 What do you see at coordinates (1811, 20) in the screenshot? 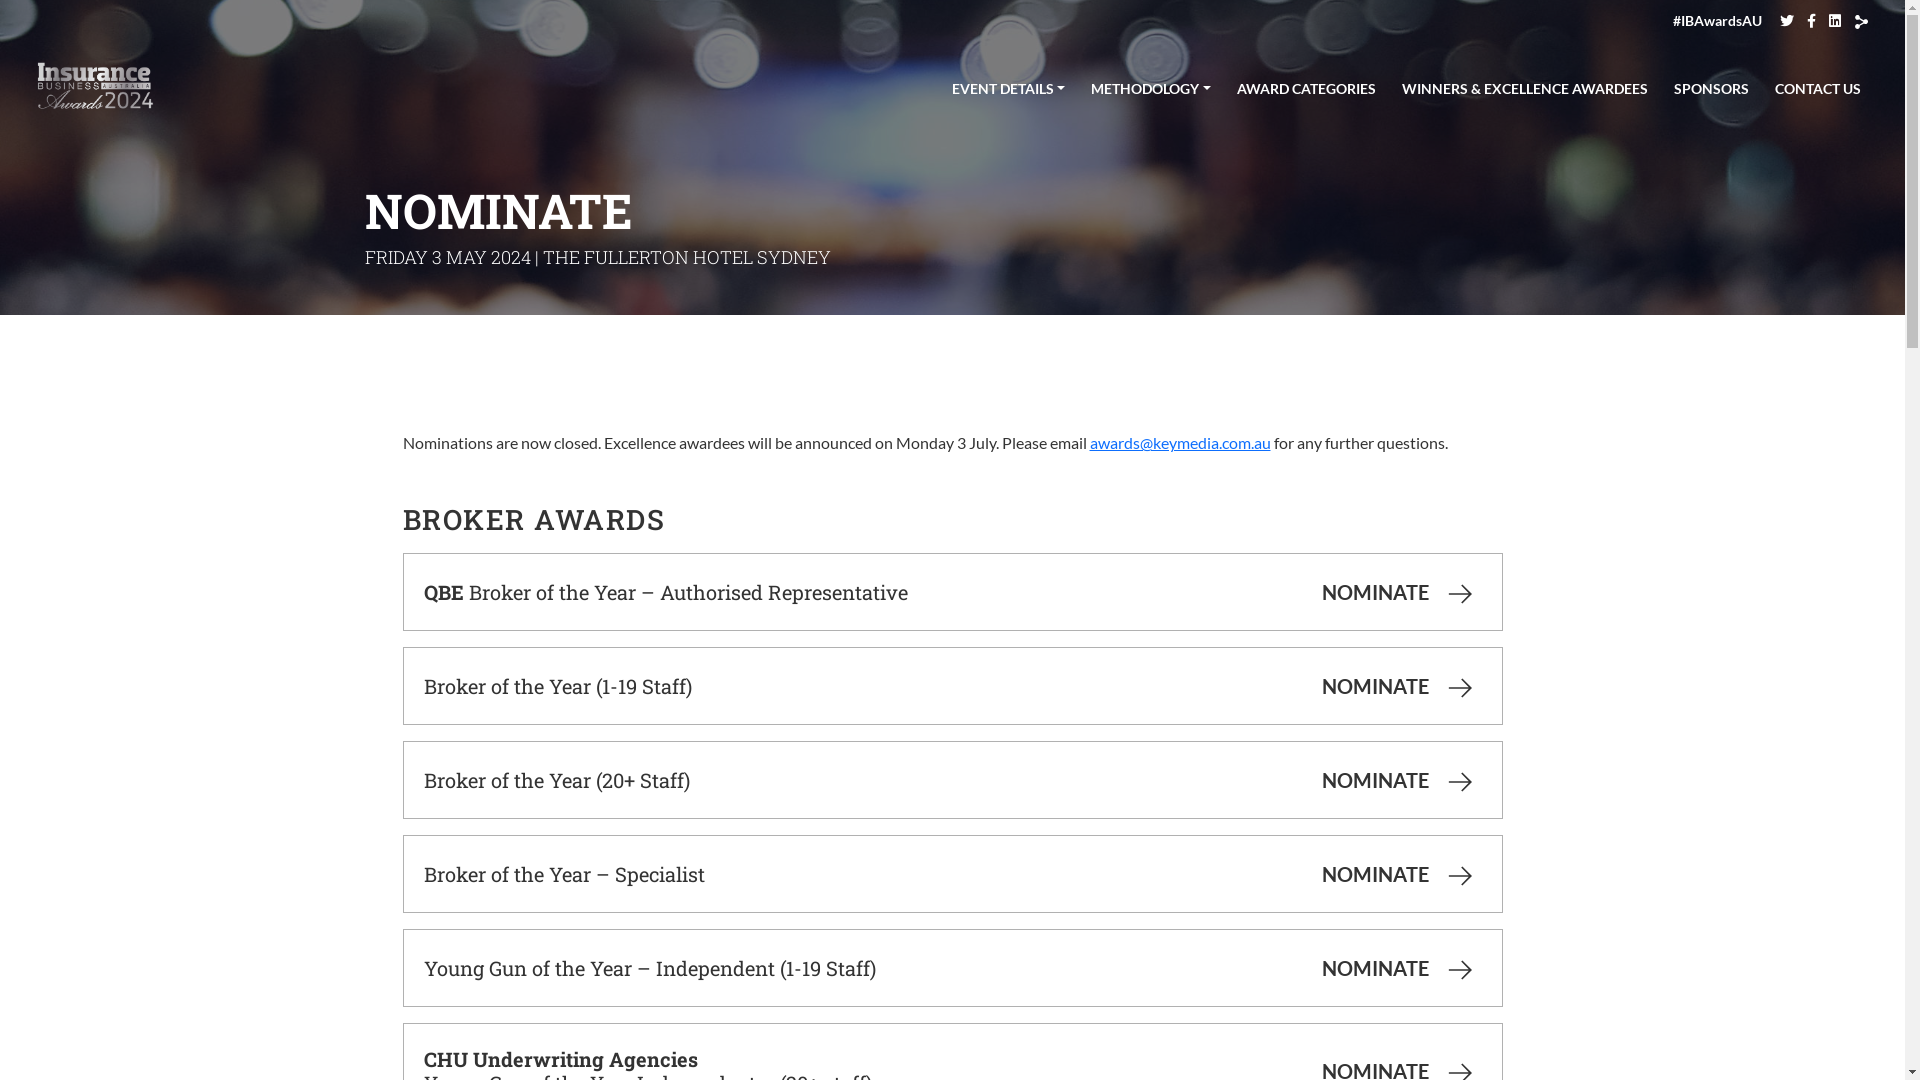
I see `'Insurance Business Awards Australia Facebook page'` at bounding box center [1811, 20].